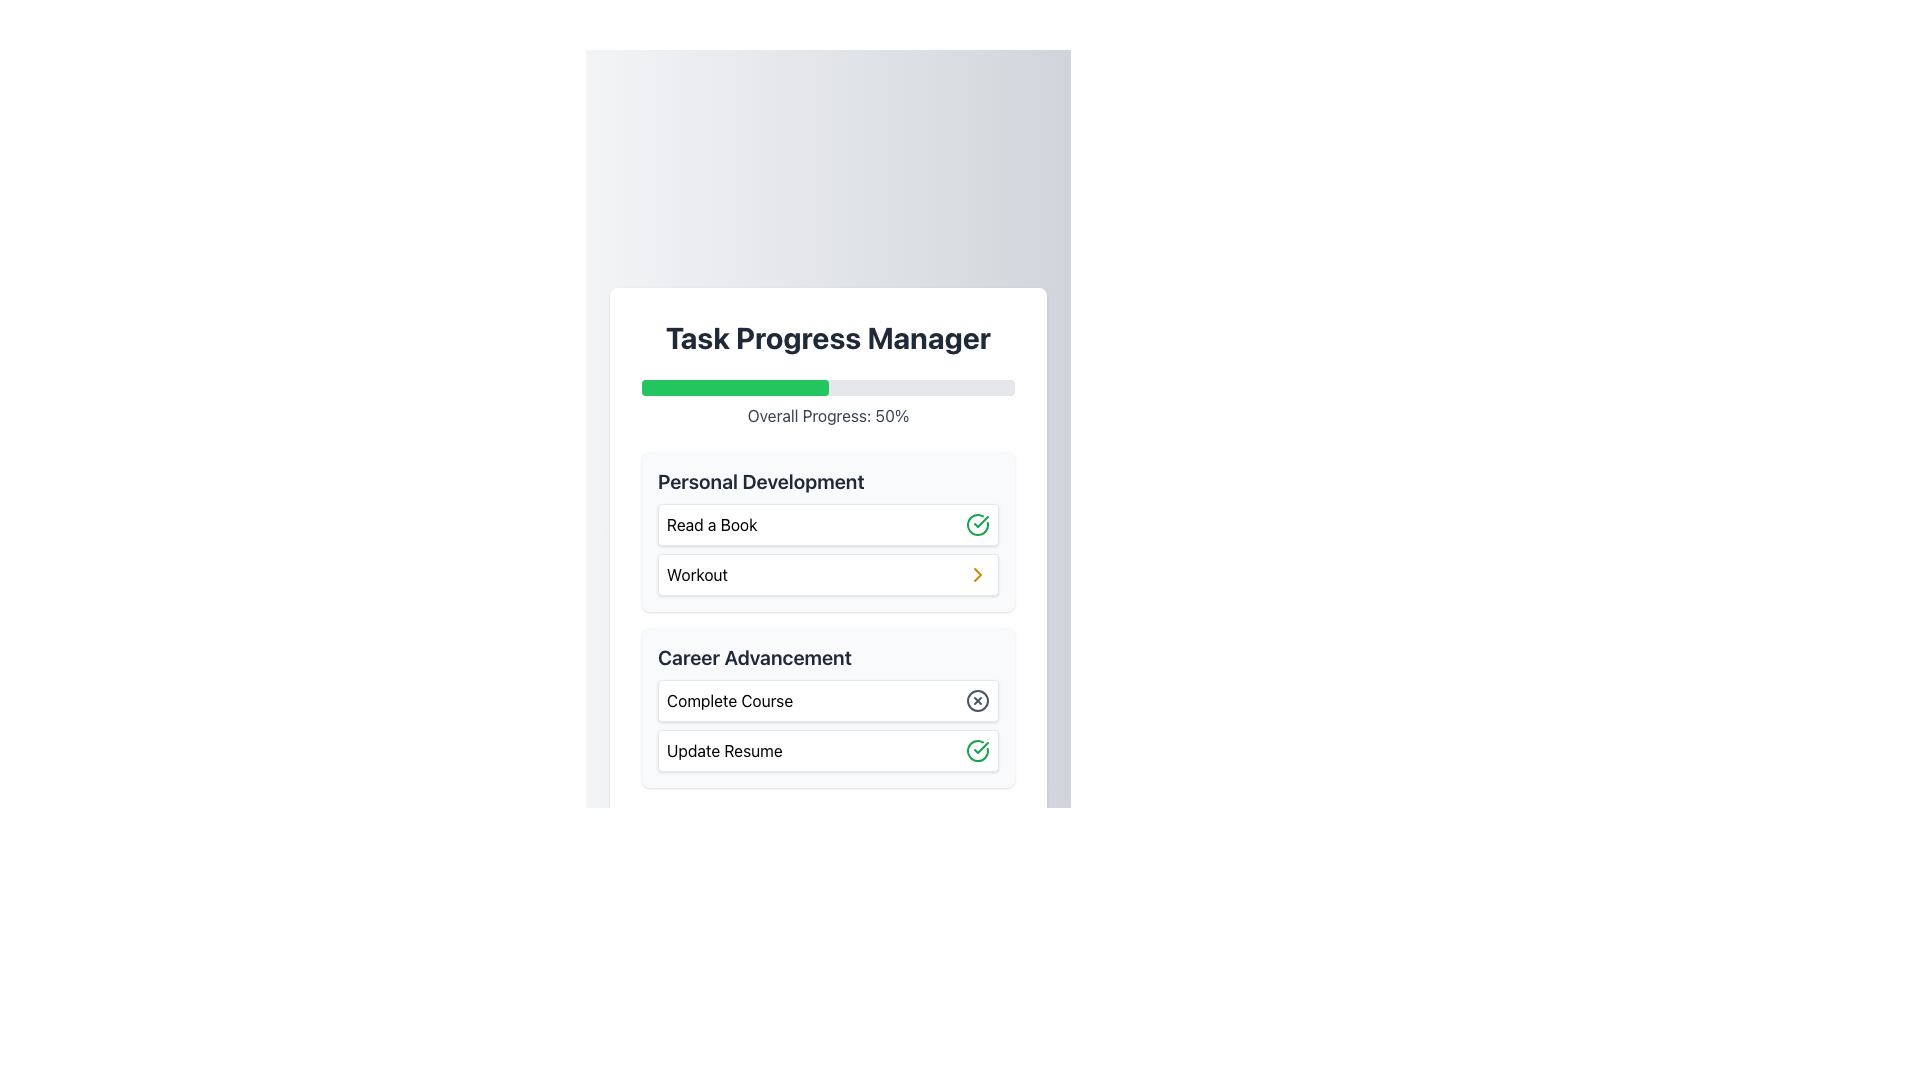 The image size is (1920, 1080). I want to click on the circular icon with a cross inside it, located to the right of the 'Complete Course' text in the 'Career Advancement' section, so click(978, 700).